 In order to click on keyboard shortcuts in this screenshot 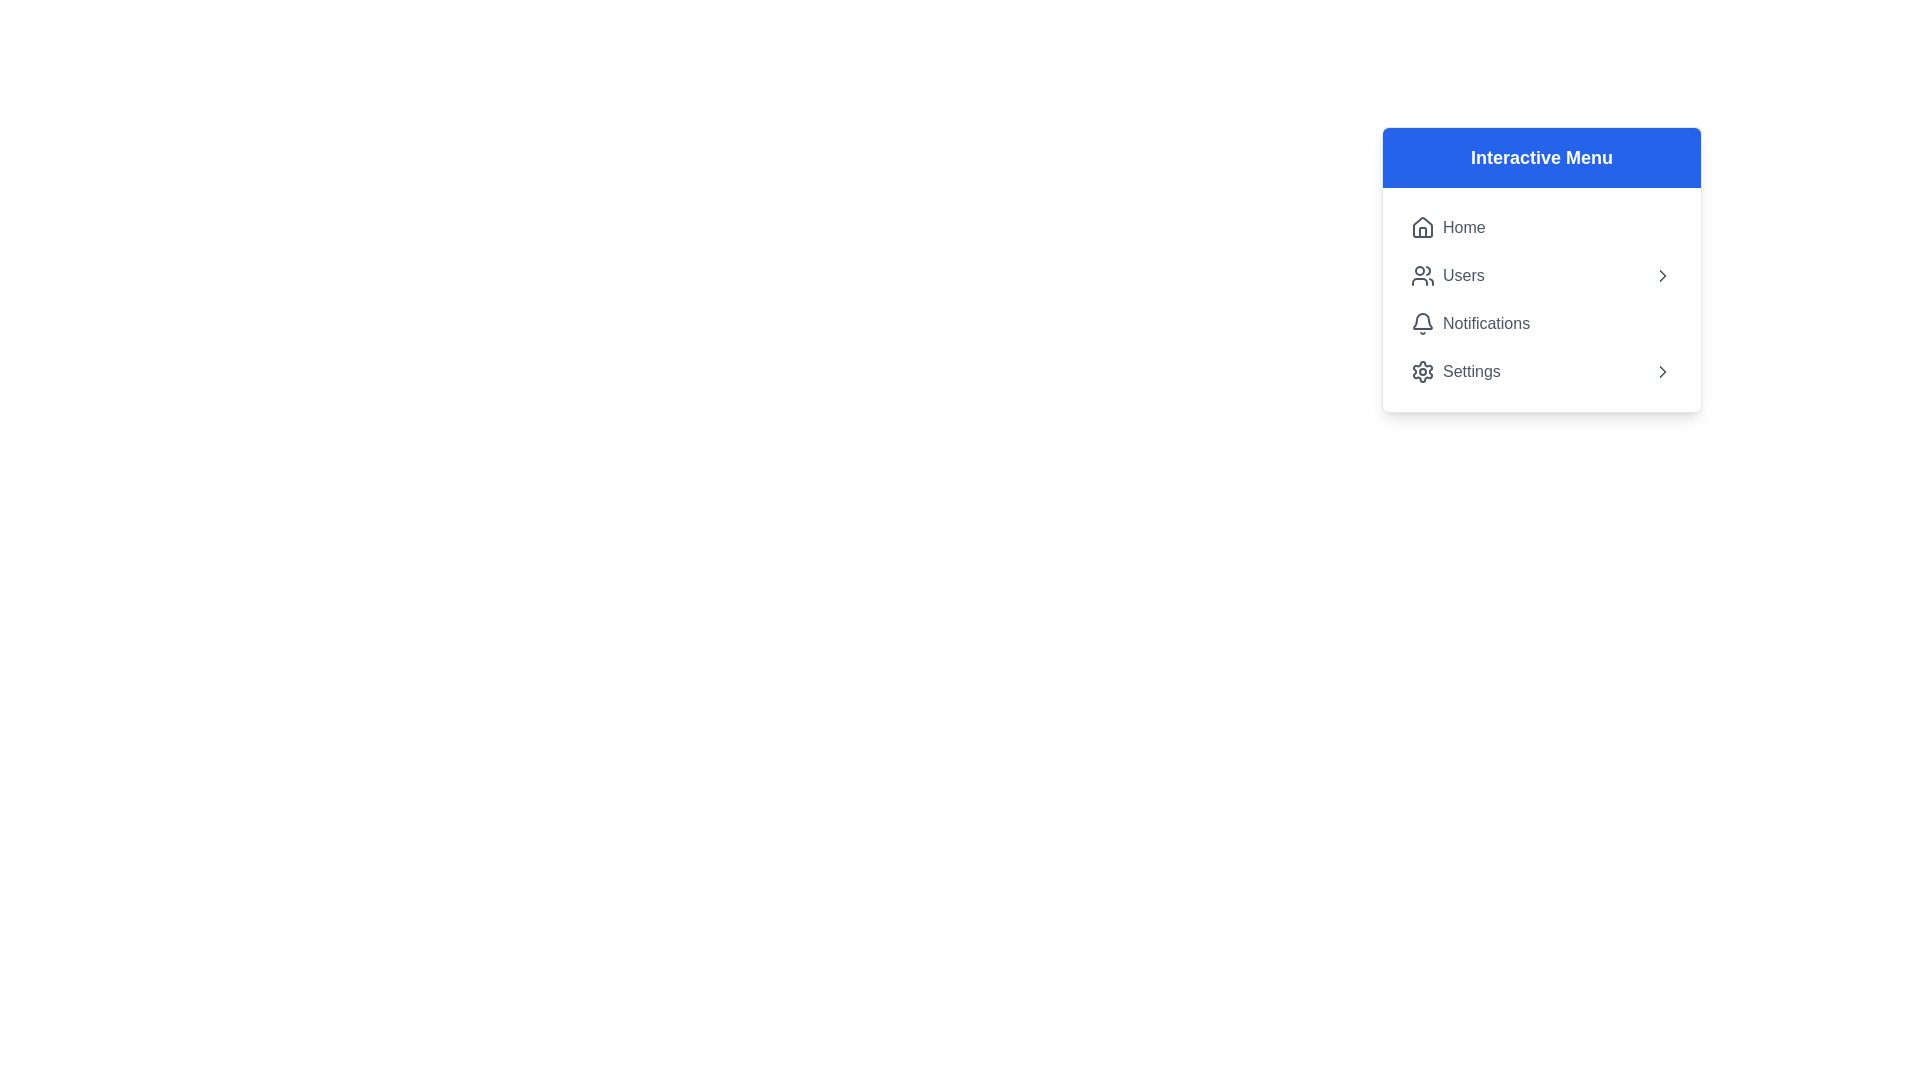, I will do `click(1421, 226)`.